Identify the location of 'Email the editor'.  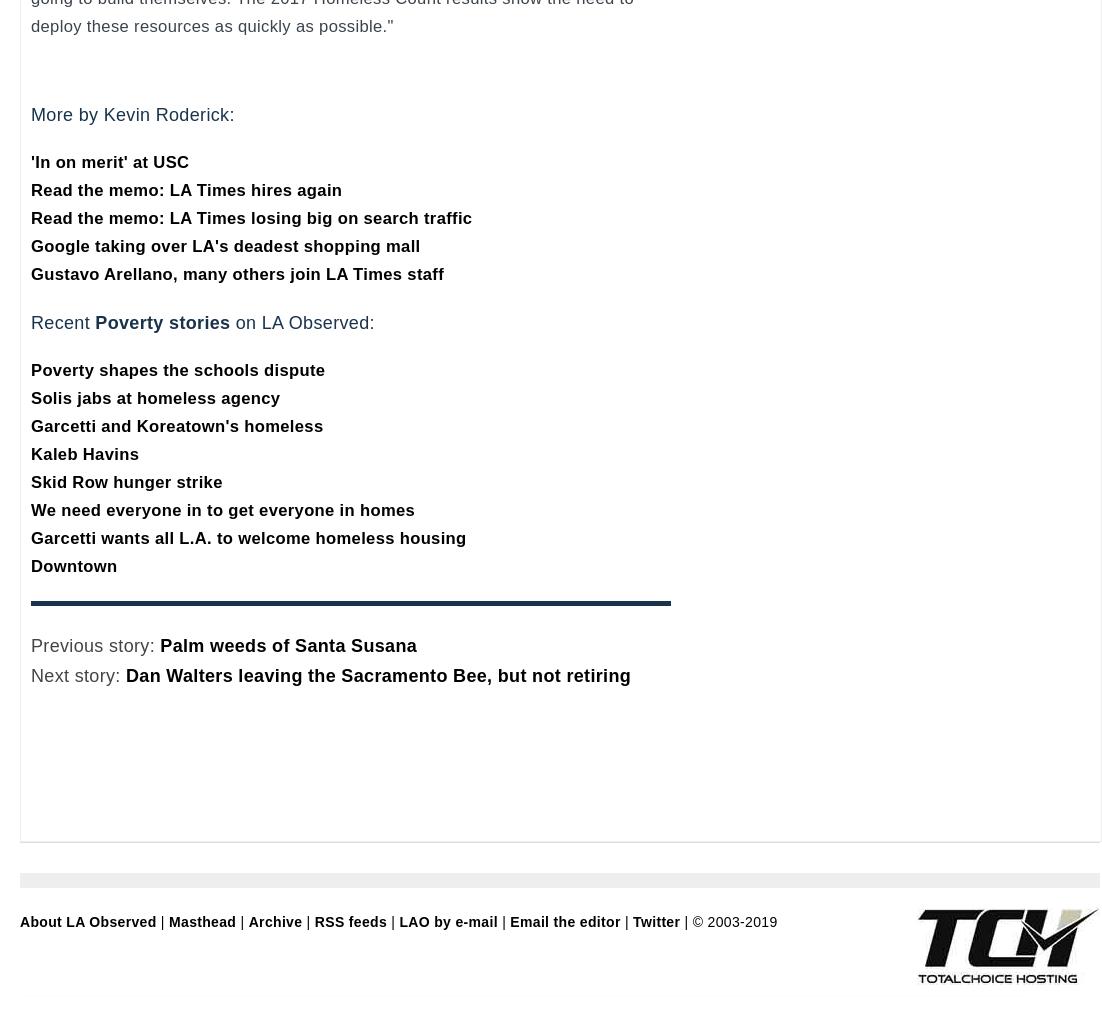
(563, 922).